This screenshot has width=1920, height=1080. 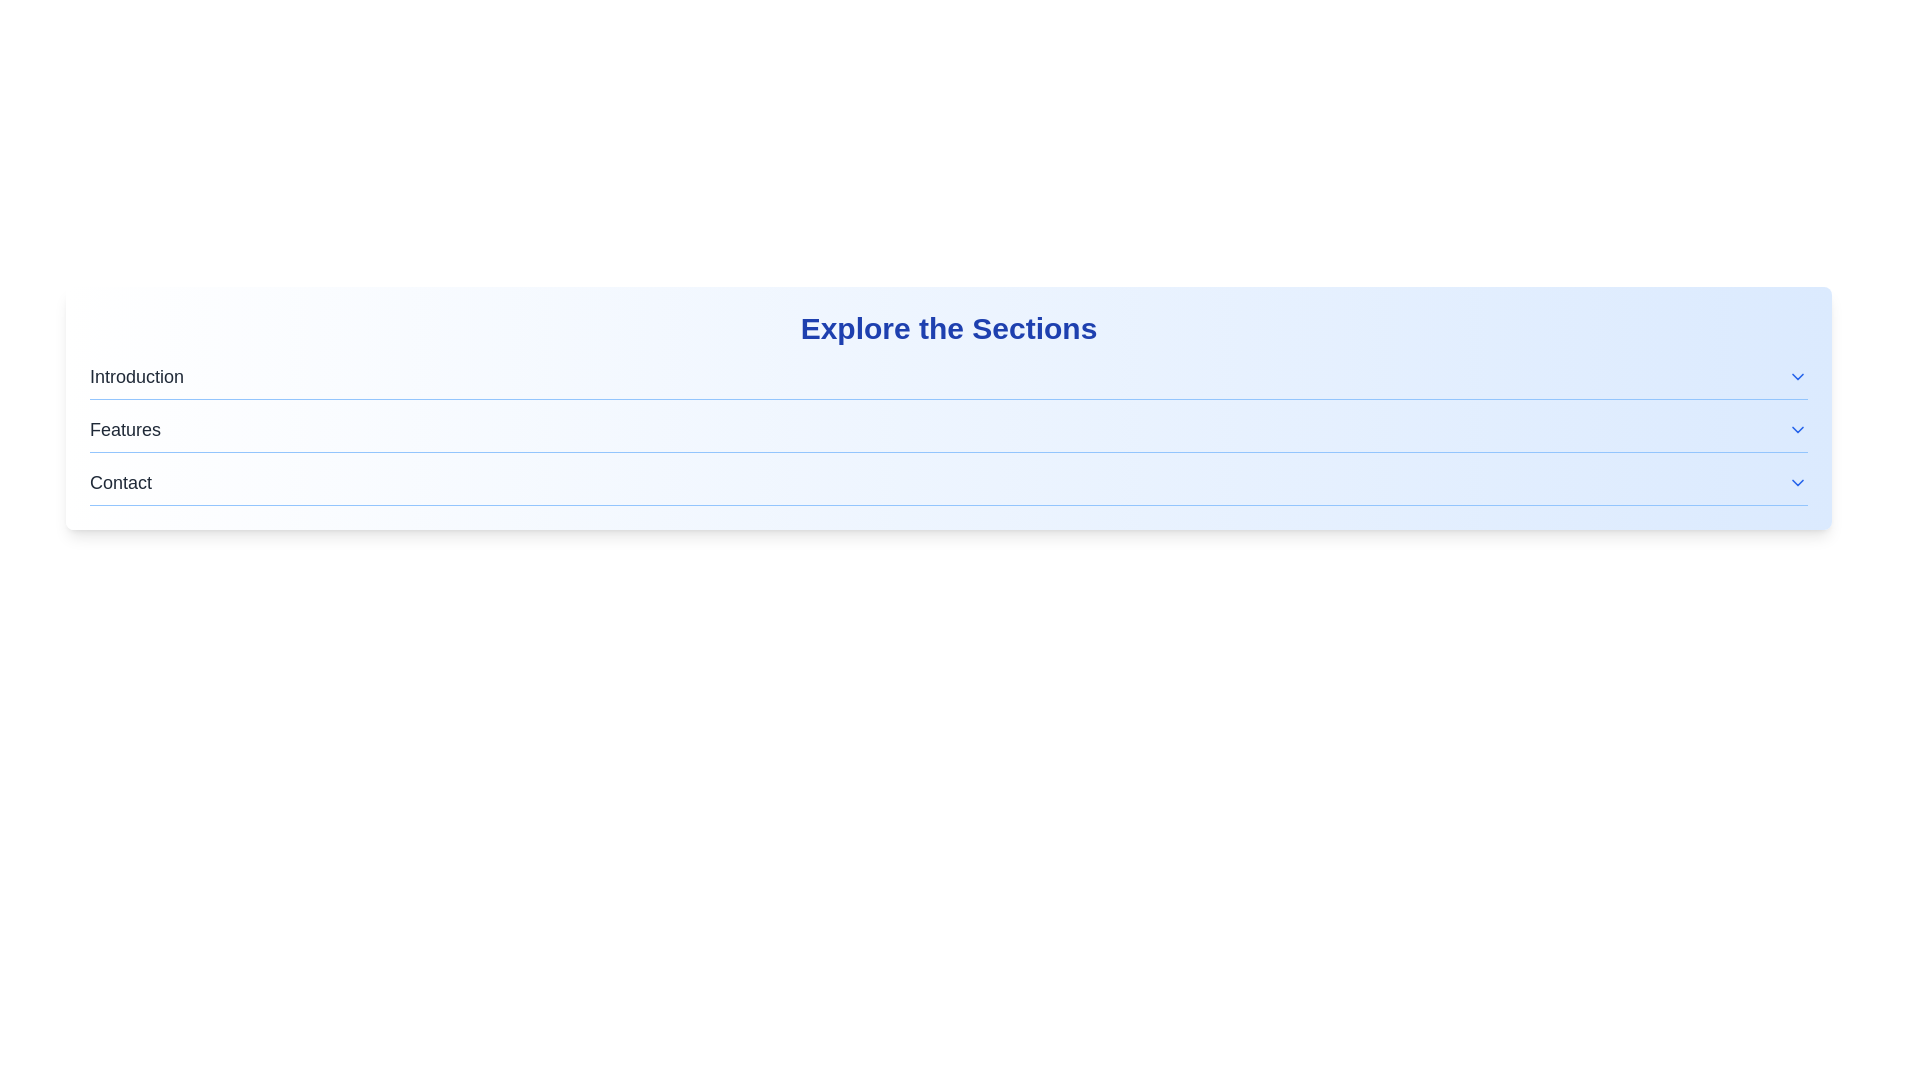 I want to click on the small downward pointing chevron icon styled in blue, located at the end of the 'Contact' row in a dropdown menu, so click(x=1798, y=482).